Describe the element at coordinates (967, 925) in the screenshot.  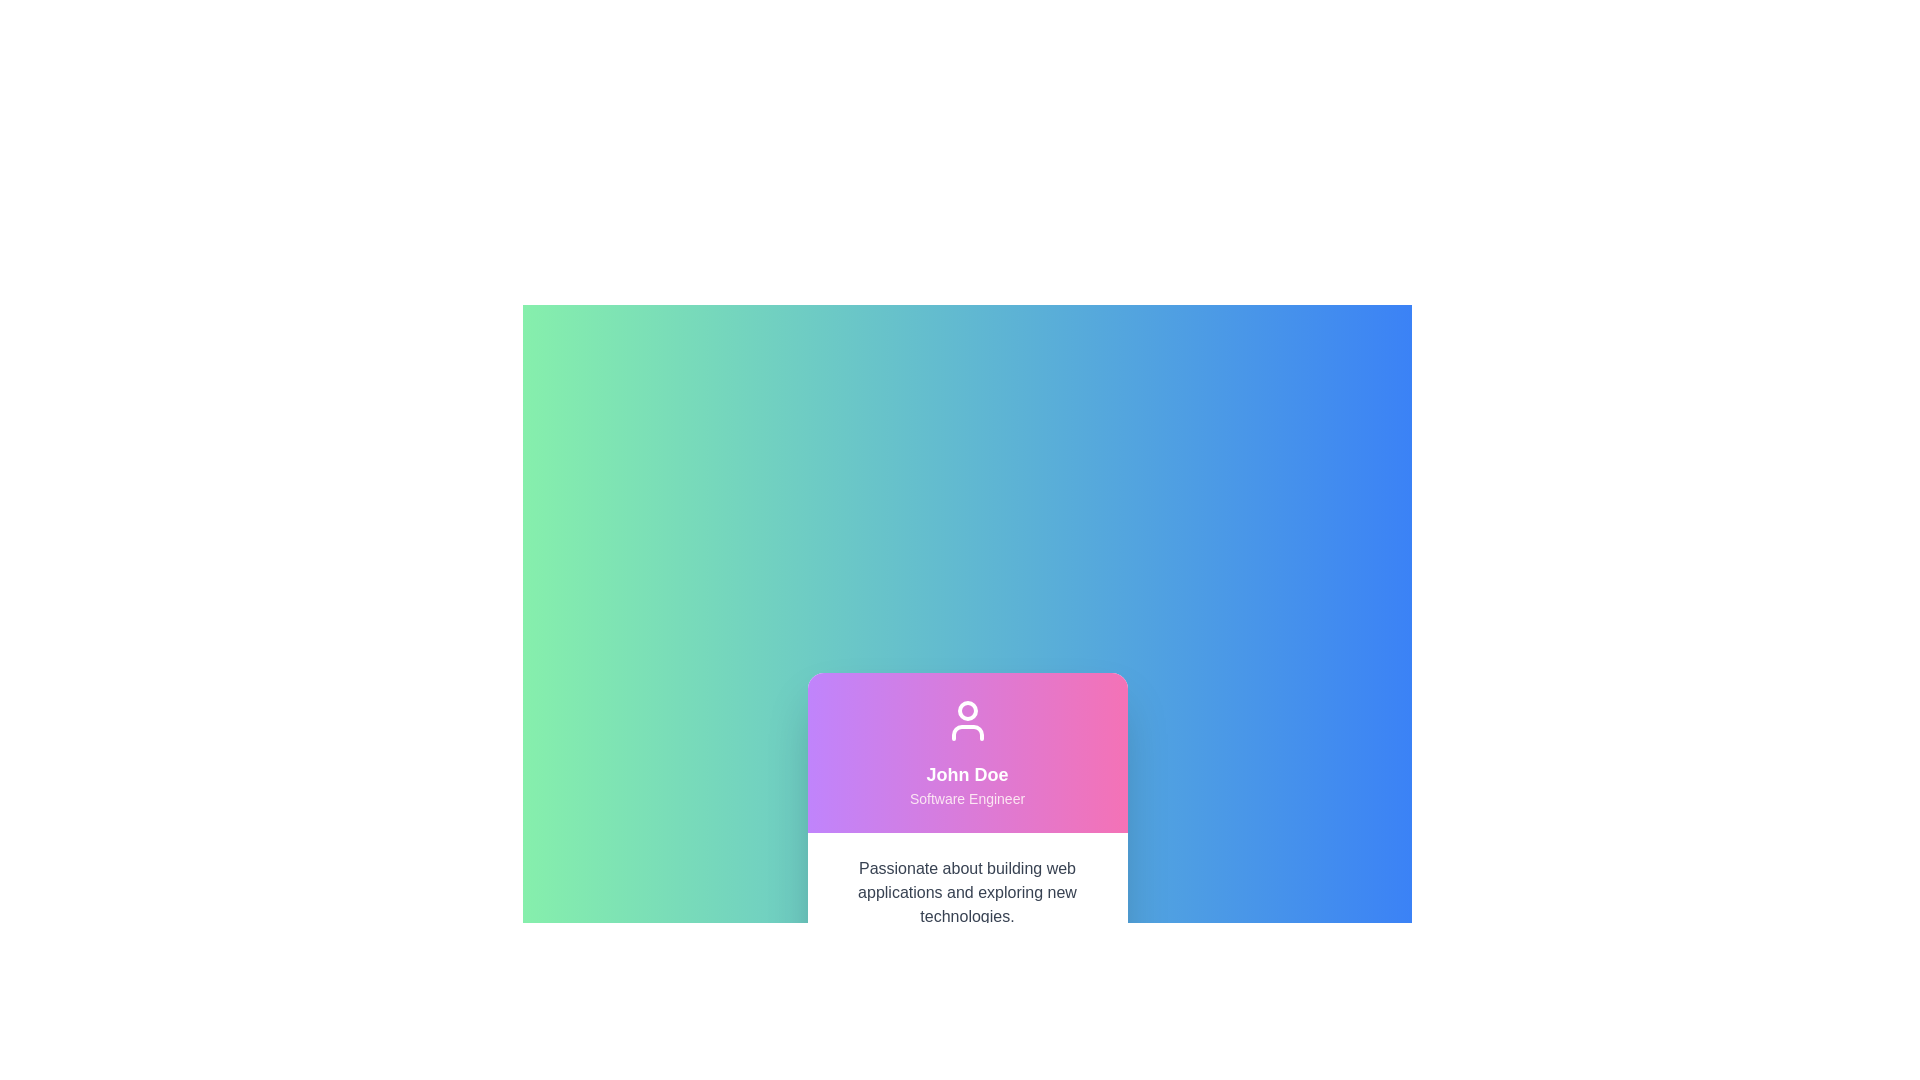
I see `text from the Text Label that contains the phrase 'Passionate about building web applications and exploring new technologies.' which is styled with gray font on a white background, located at the bottom part of a card design component` at that location.